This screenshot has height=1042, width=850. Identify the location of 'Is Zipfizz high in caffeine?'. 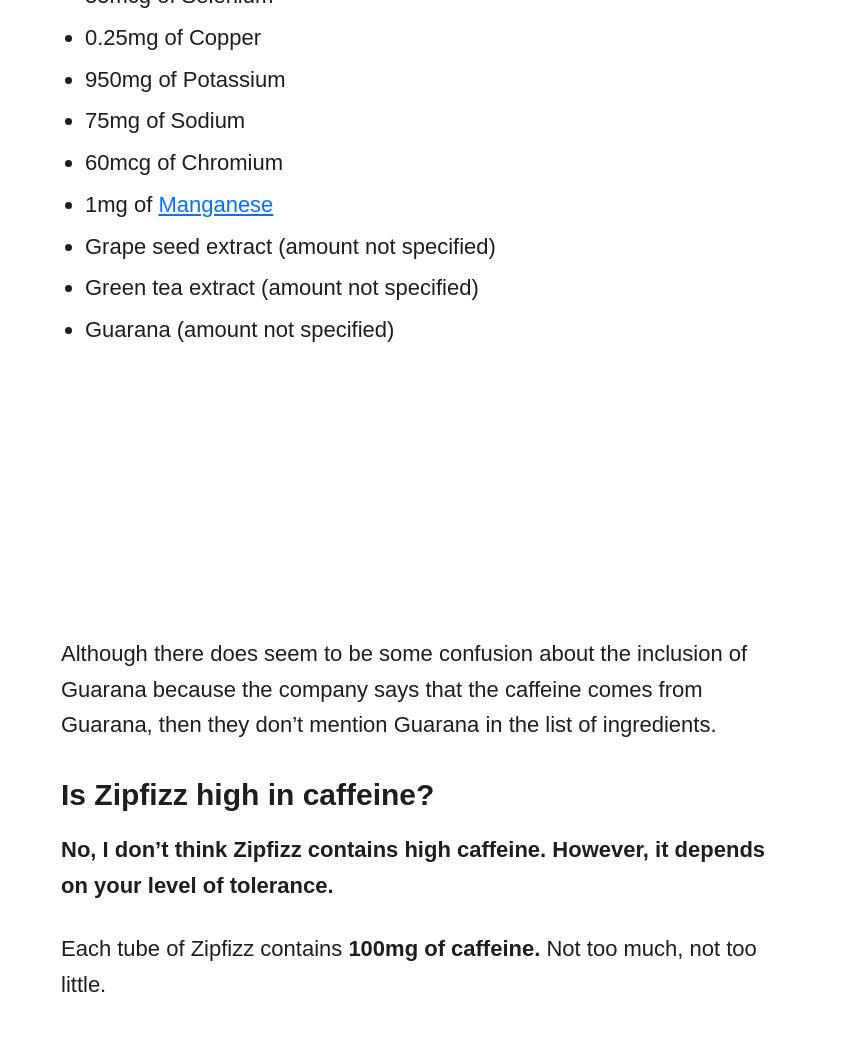
(247, 794).